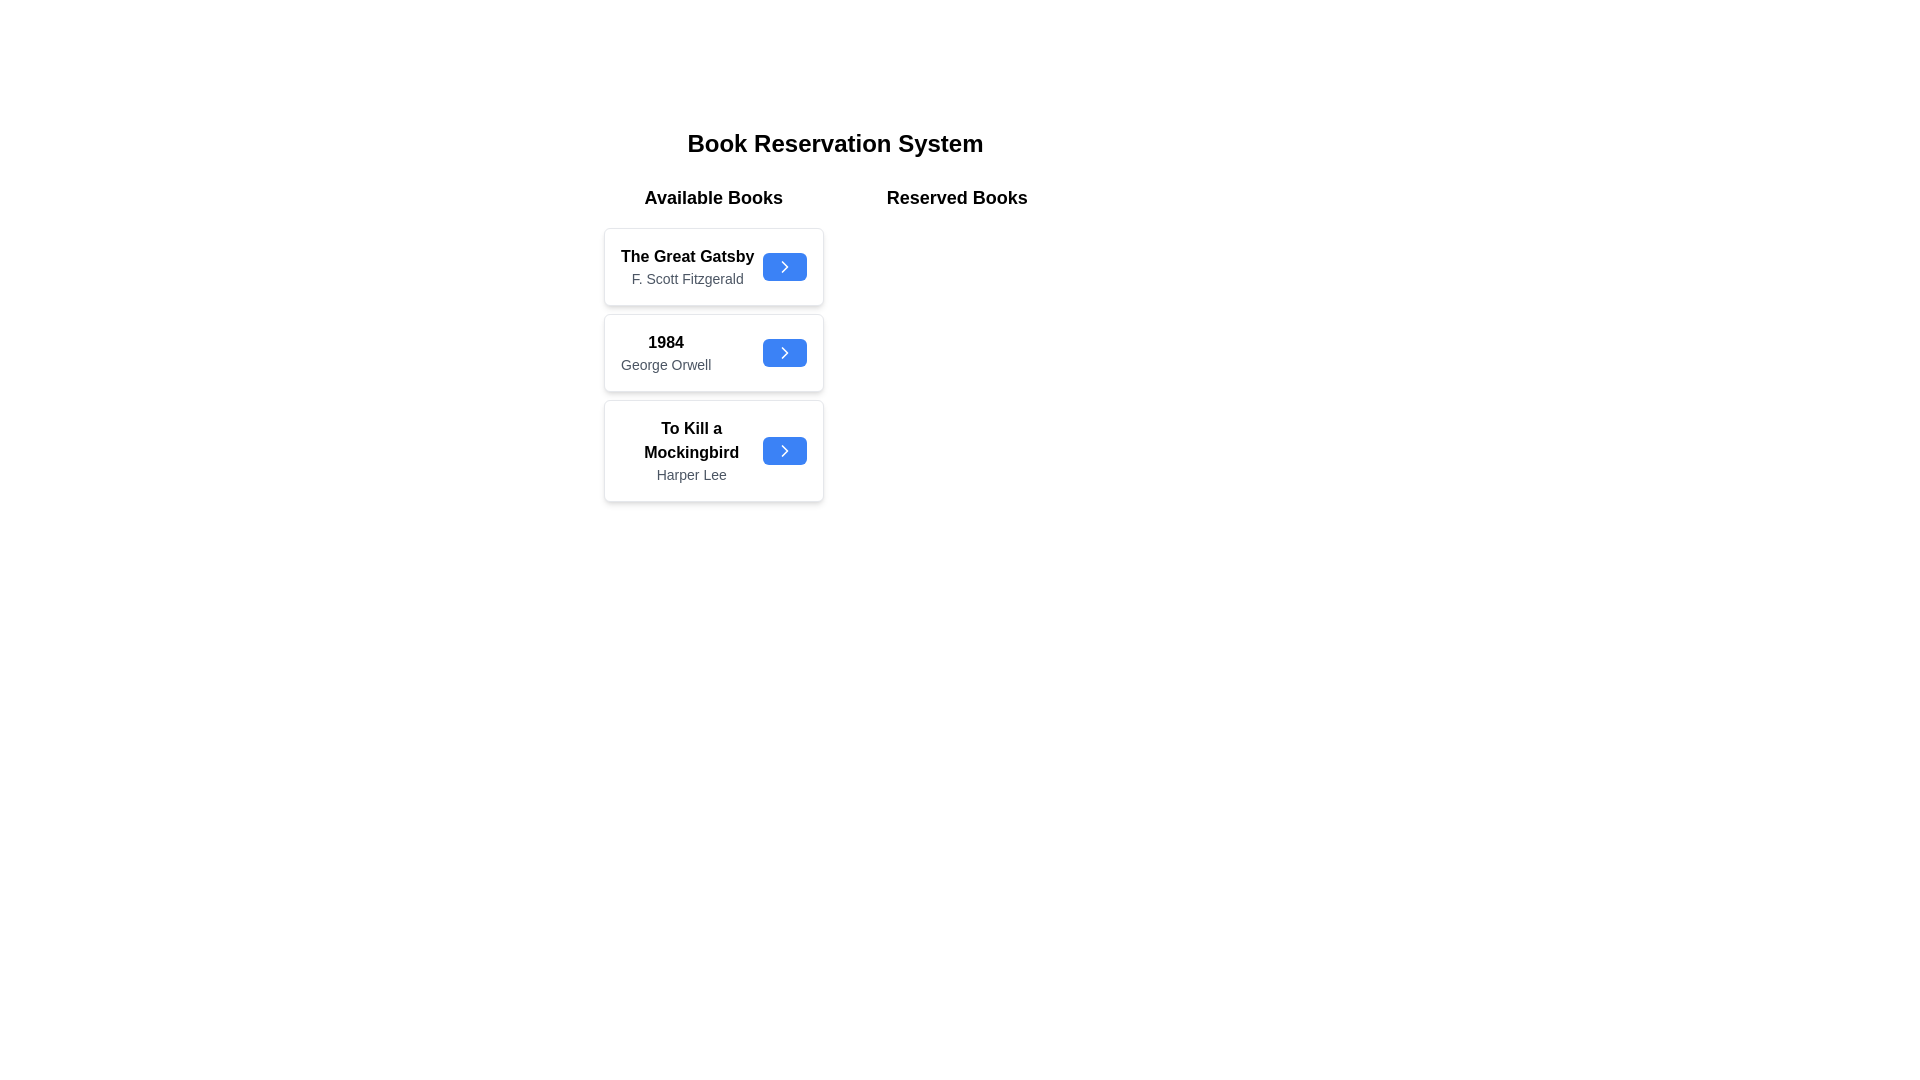  What do you see at coordinates (713, 346) in the screenshot?
I see `the list item displaying the title '1984' and the author's name 'George Orwell'` at bounding box center [713, 346].